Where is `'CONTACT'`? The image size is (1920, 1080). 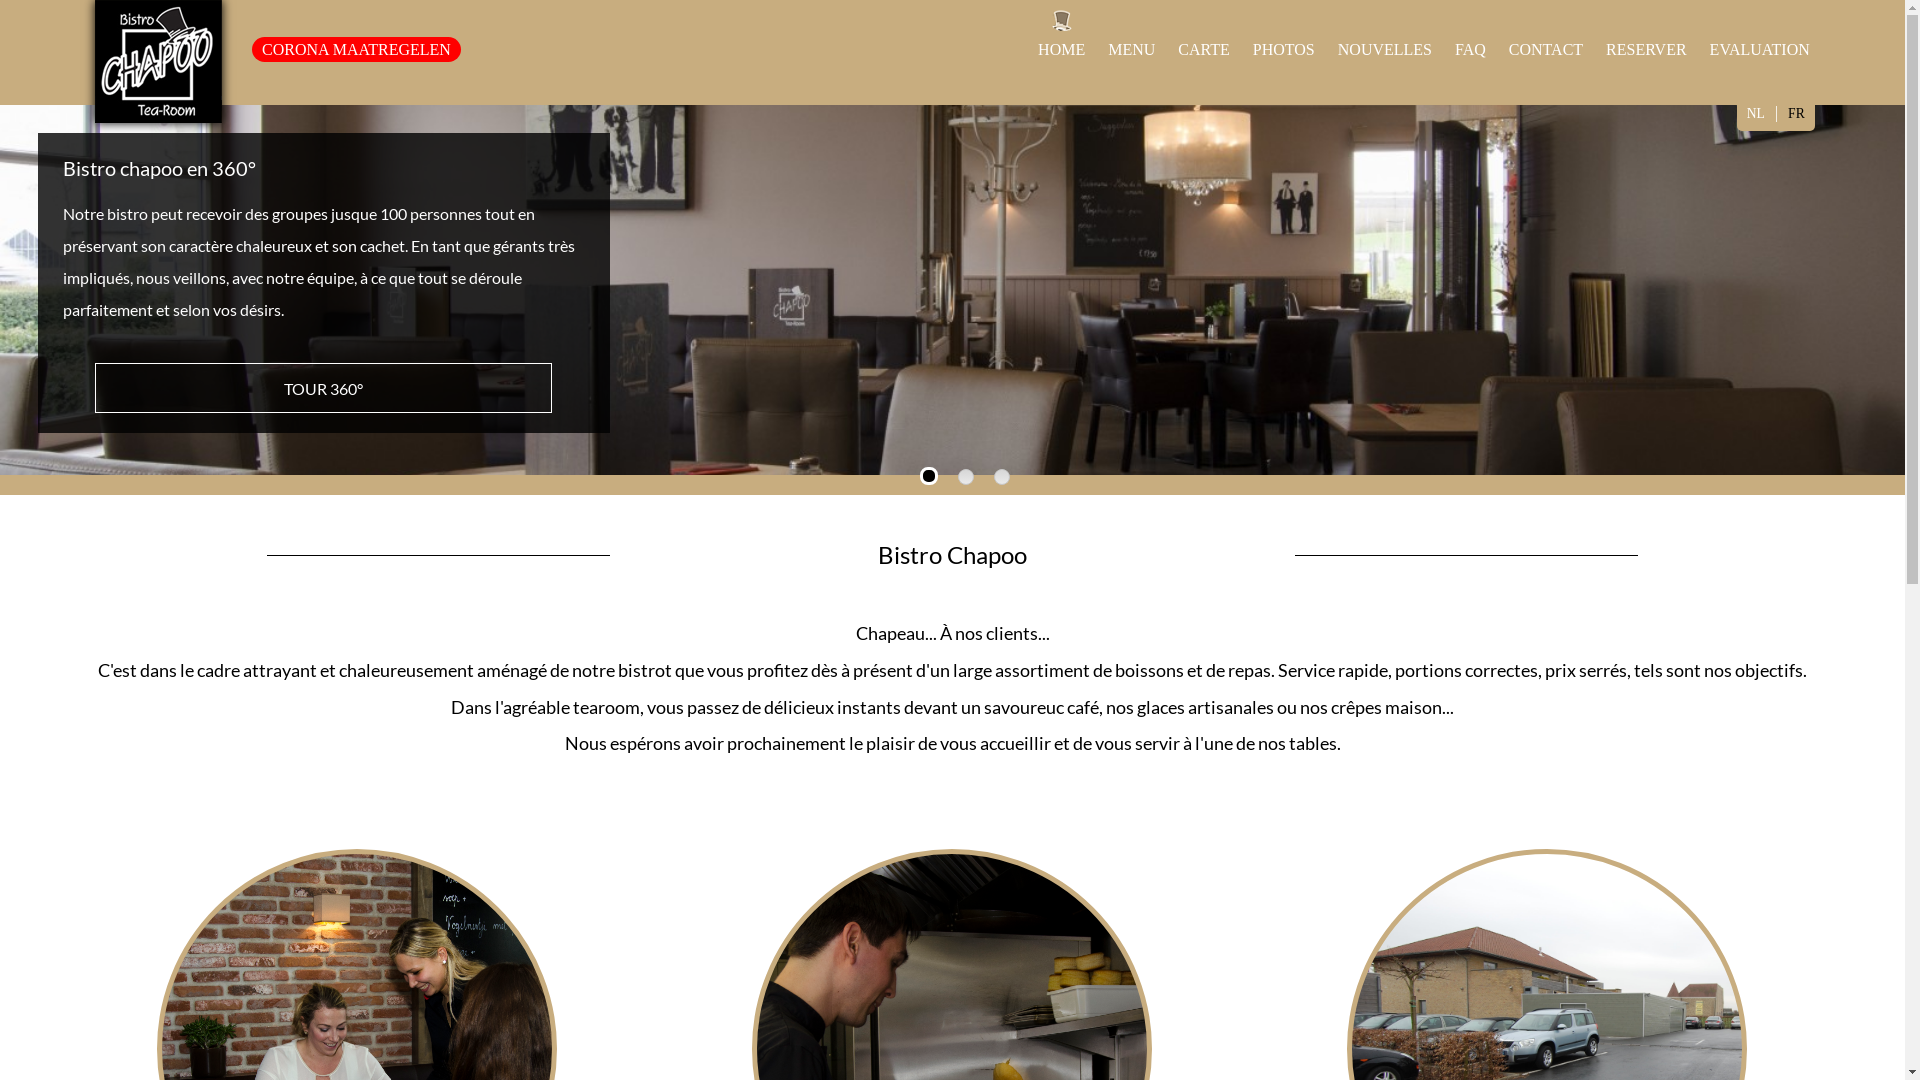 'CONTACT' is located at coordinates (1544, 48).